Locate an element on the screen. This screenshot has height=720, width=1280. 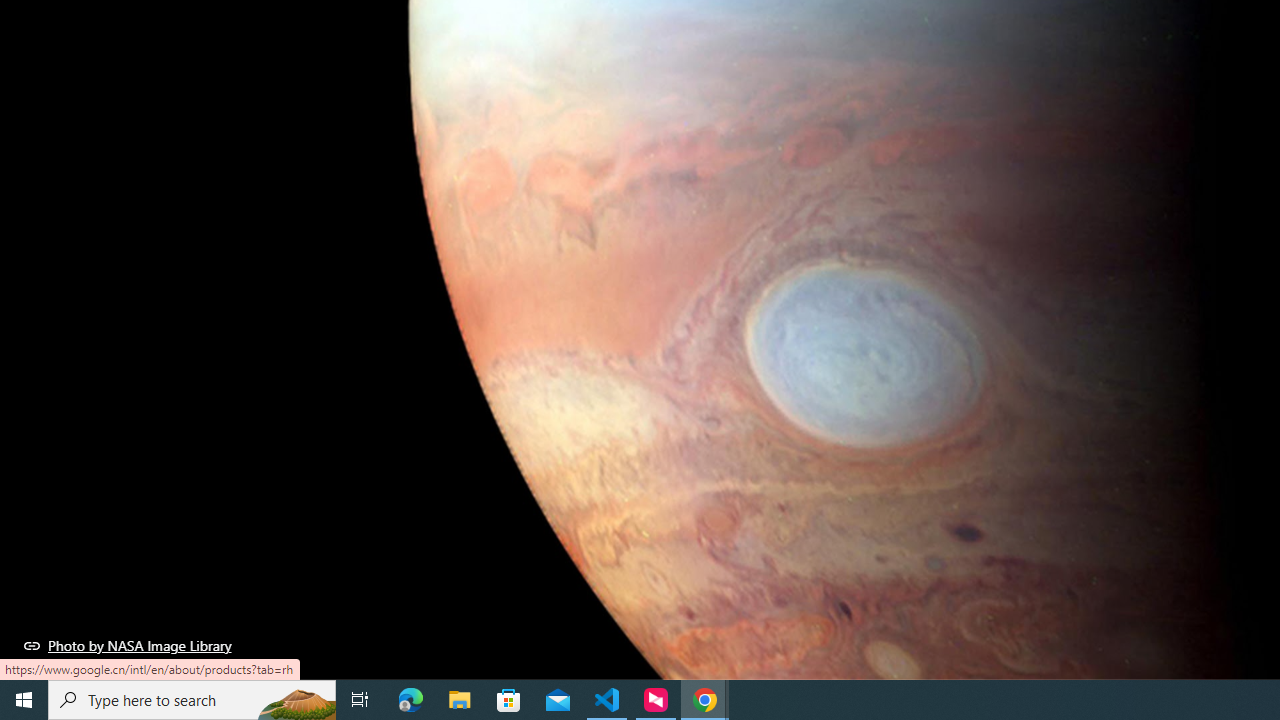
'Photo by NASA Image Library' is located at coordinates (127, 645).